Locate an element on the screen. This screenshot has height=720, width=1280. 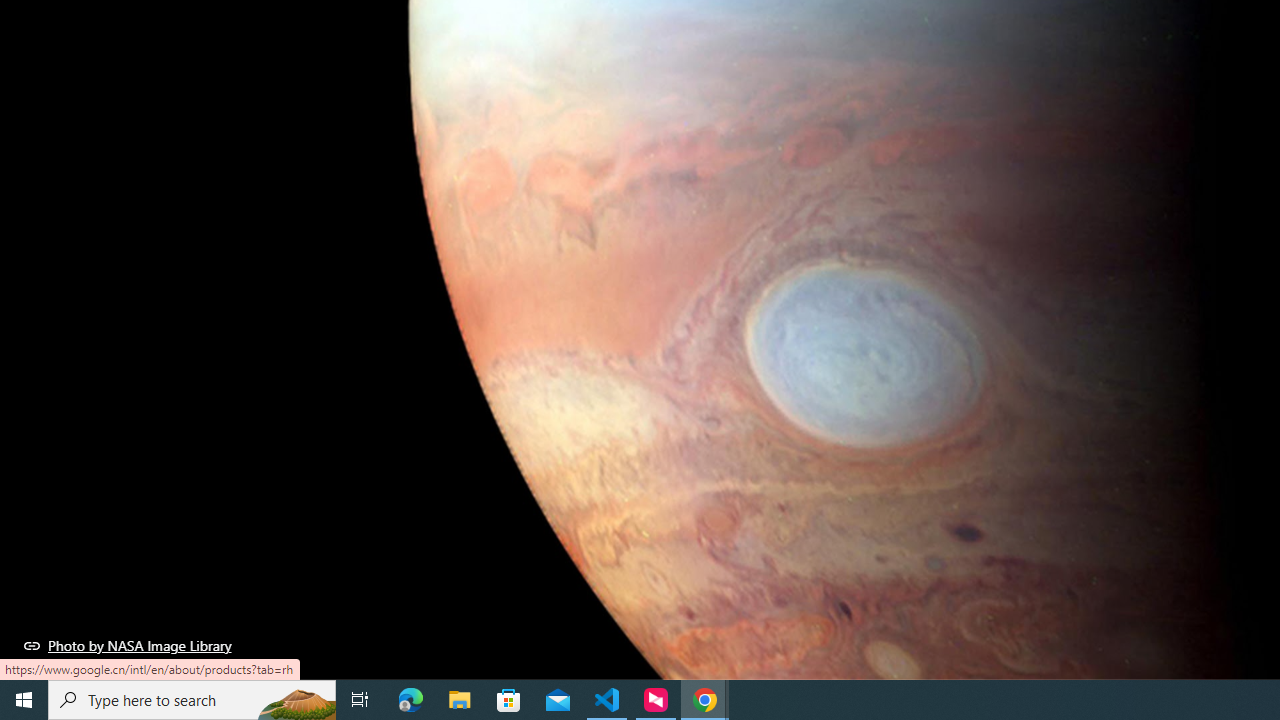
'Photo by NASA Image Library' is located at coordinates (127, 645).